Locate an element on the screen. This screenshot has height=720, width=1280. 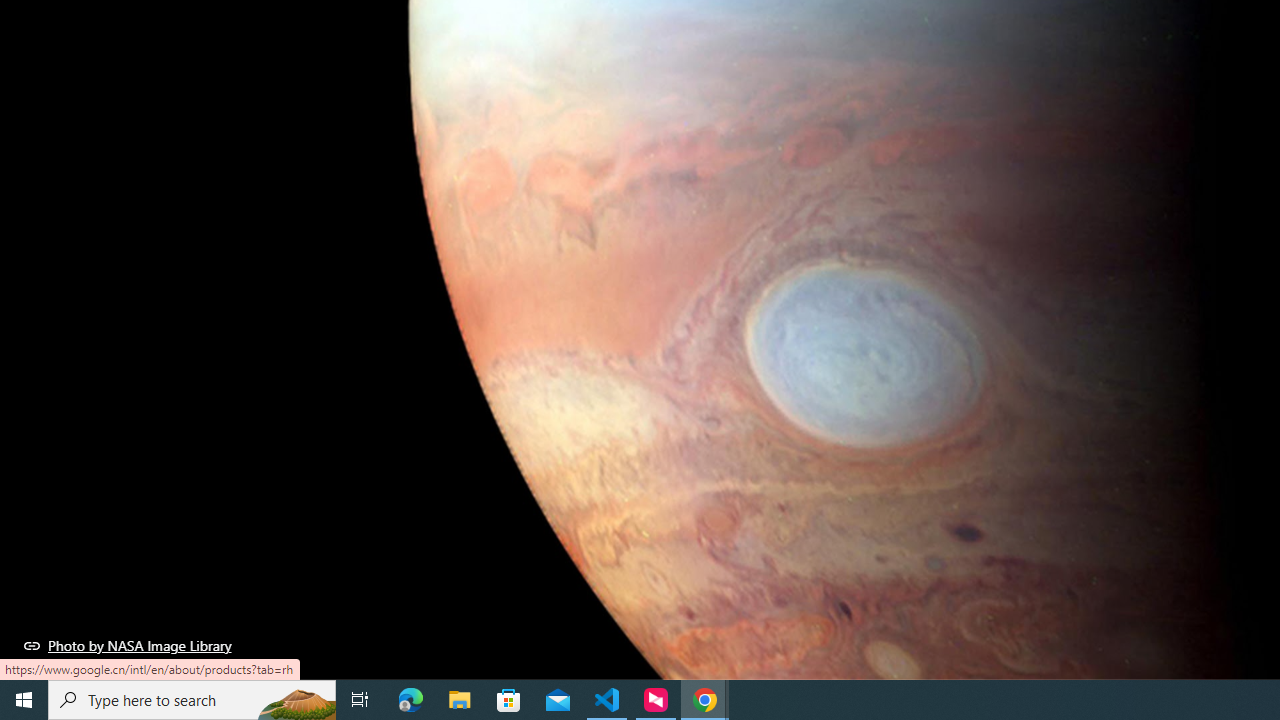
'Photo by NASA Image Library' is located at coordinates (127, 645).